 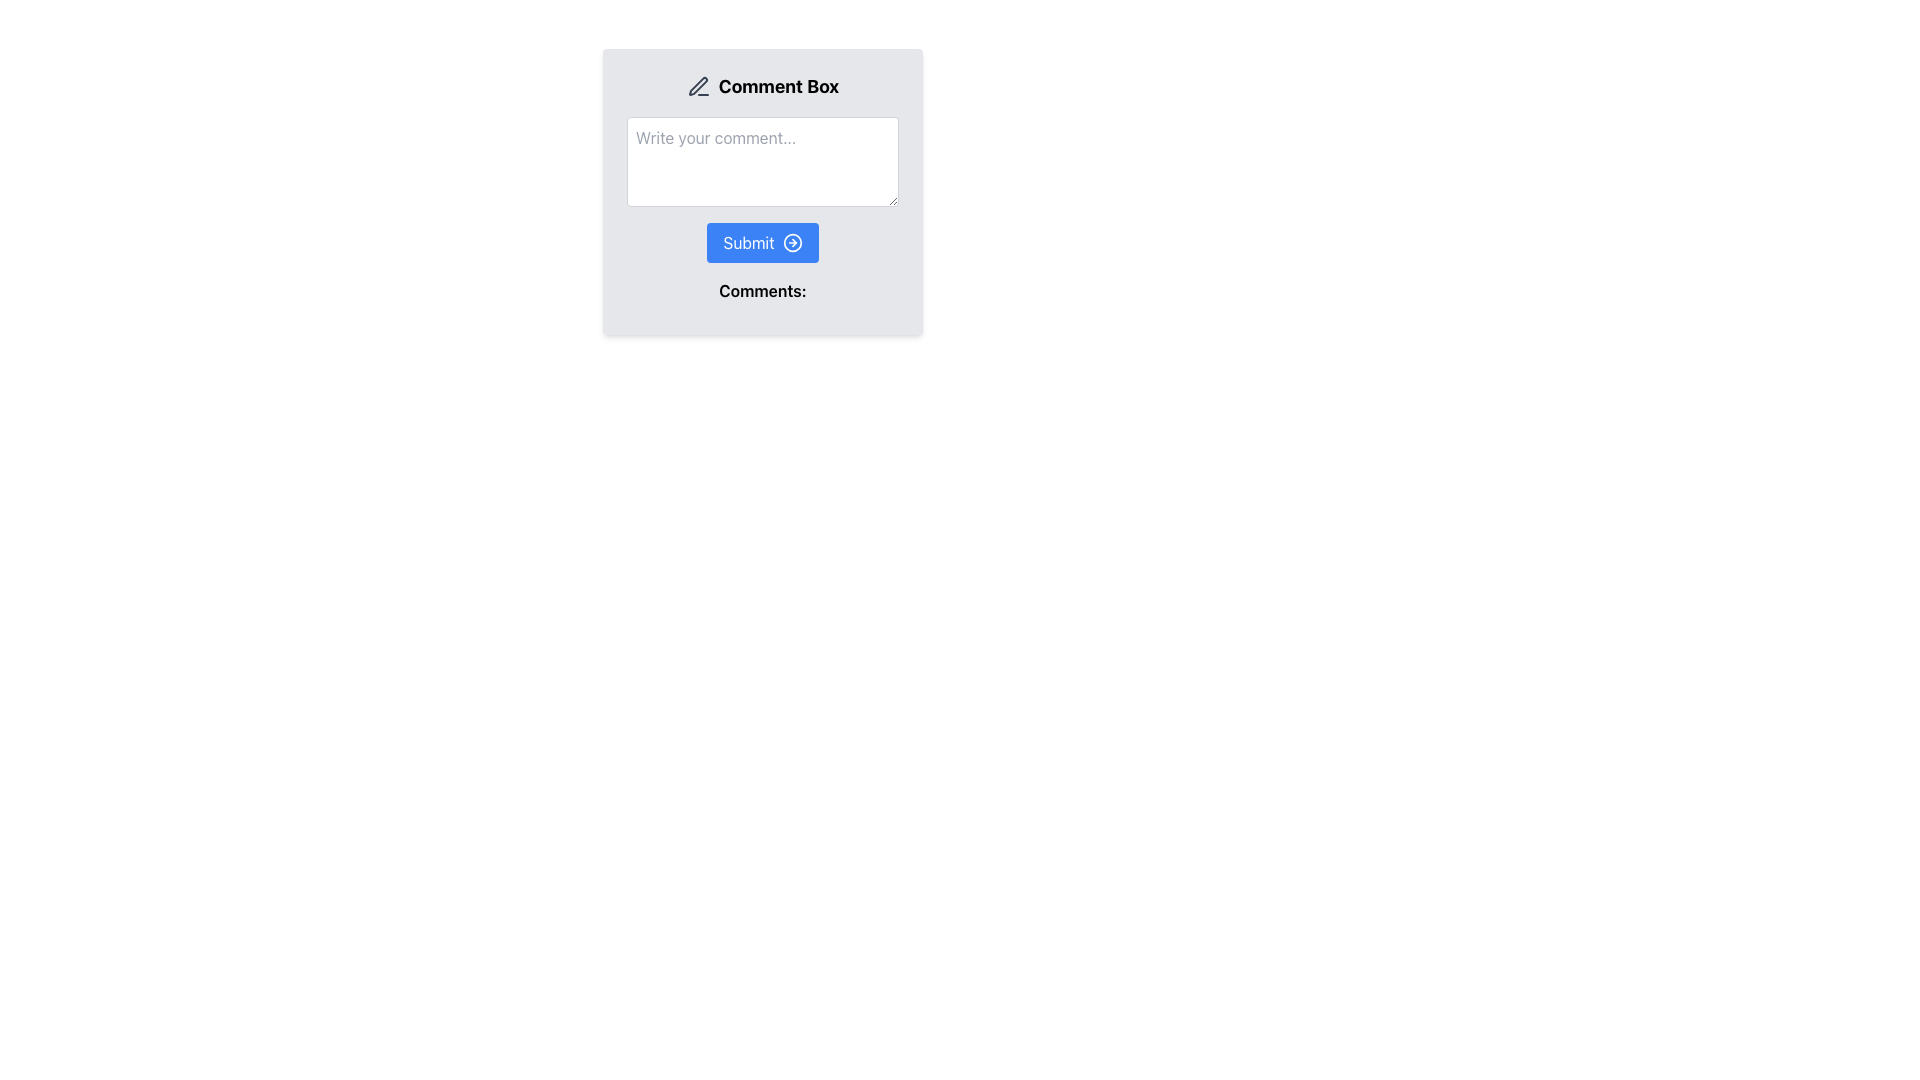 What do you see at coordinates (762, 242) in the screenshot?
I see `the submit button located beneath the comment input field` at bounding box center [762, 242].